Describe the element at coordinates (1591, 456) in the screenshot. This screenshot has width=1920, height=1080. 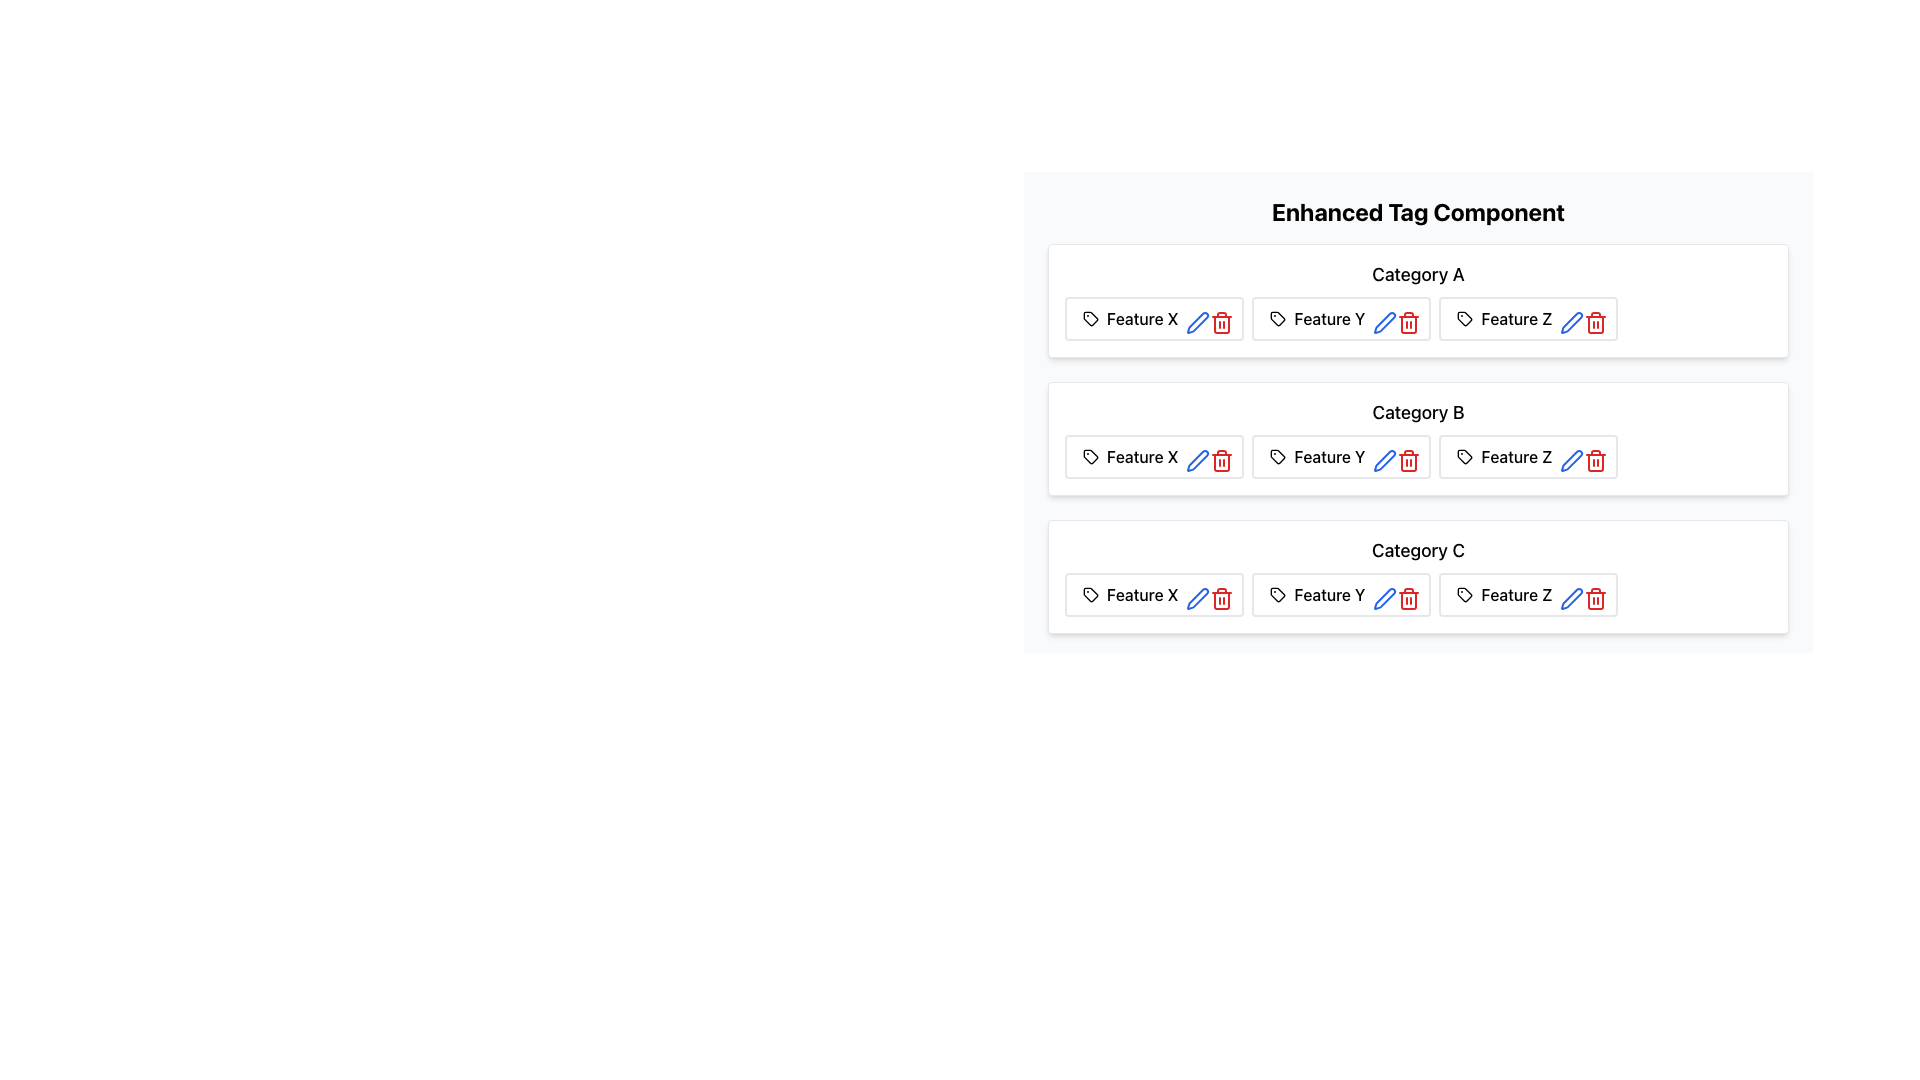
I see `the trash bin icon, which is the third interactive element next to the 'Feature Z' text` at that location.